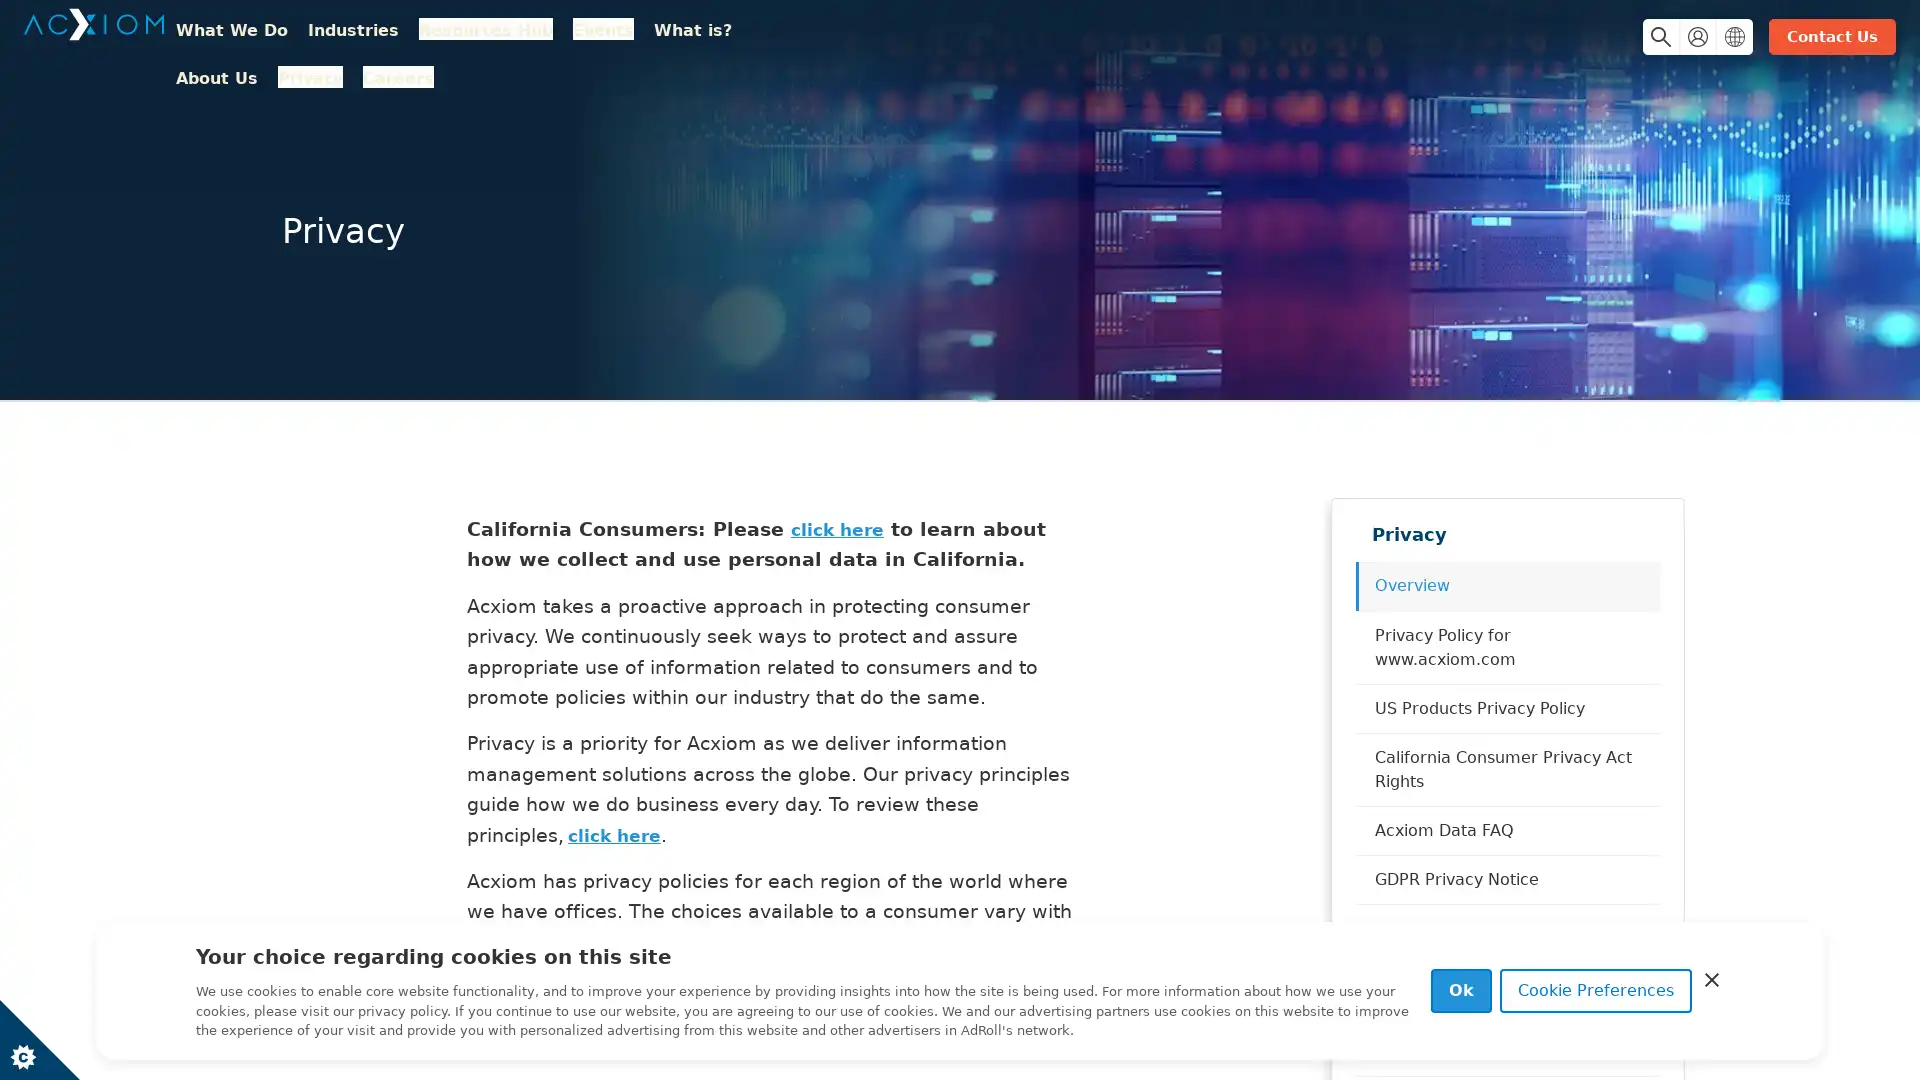 The width and height of the screenshot is (1920, 1080). Describe the element at coordinates (1461, 991) in the screenshot. I see `Ok` at that location.